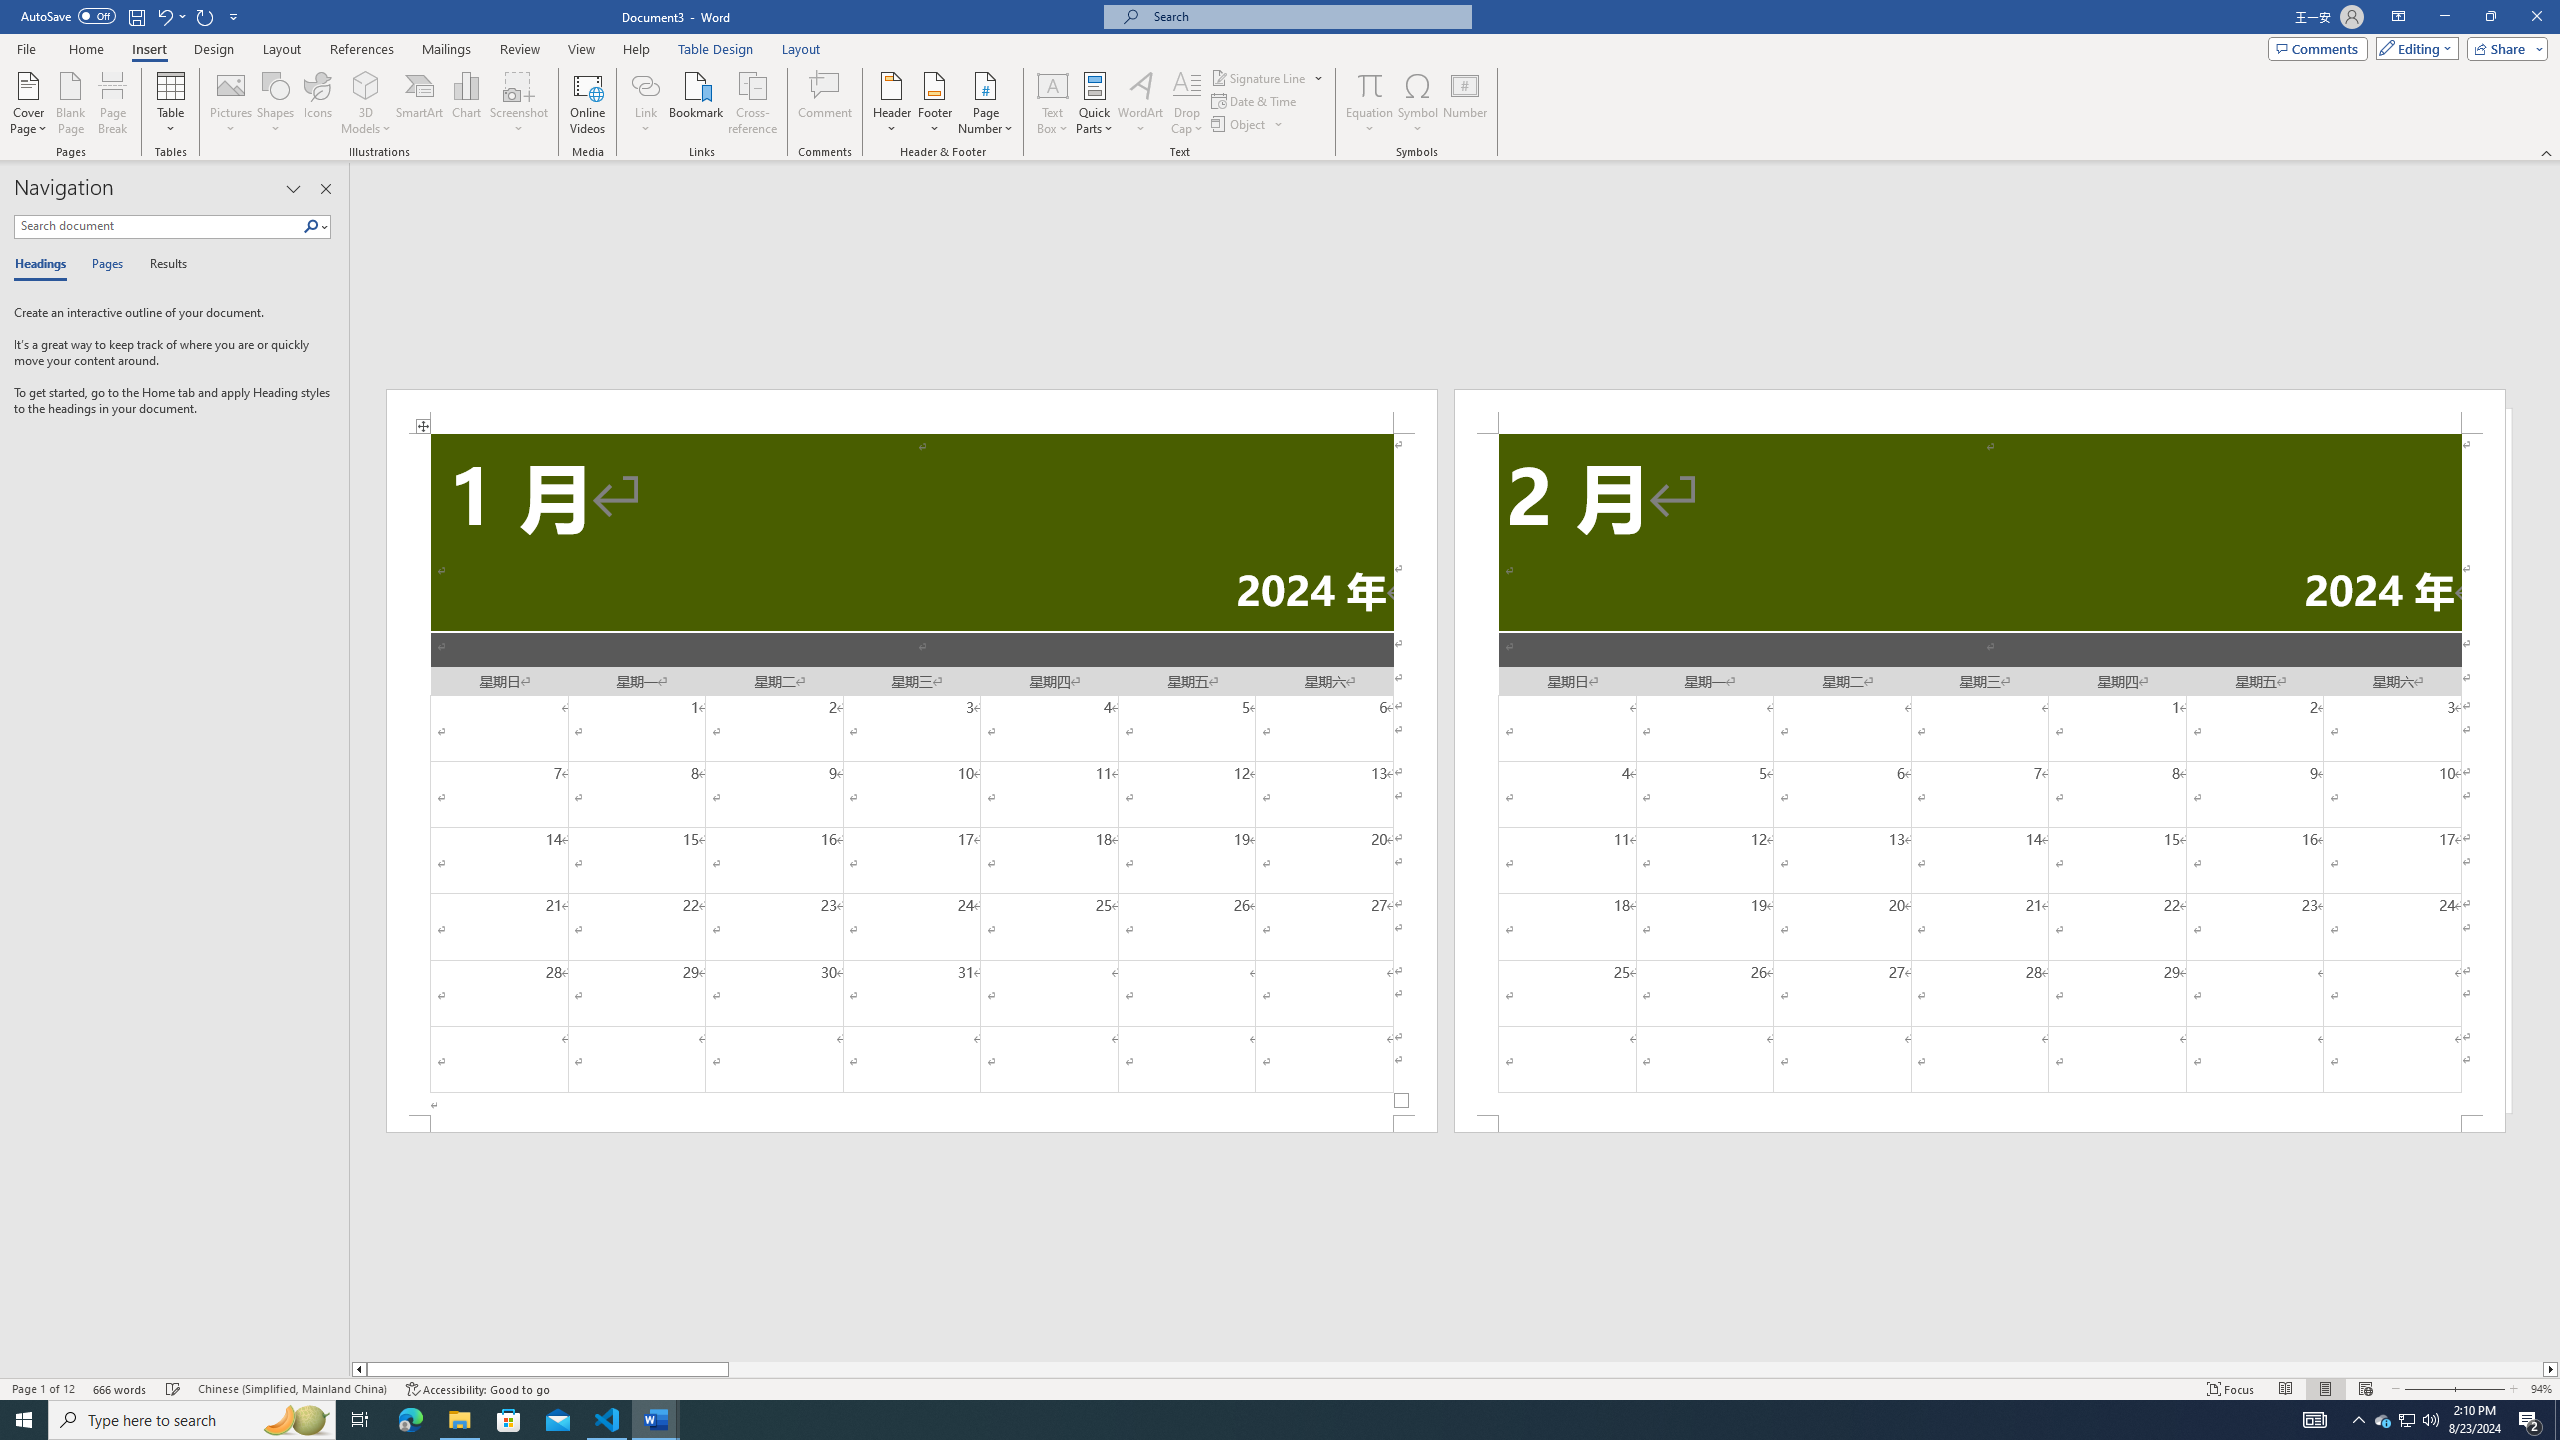  What do you see at coordinates (171, 103) in the screenshot?
I see `'Table'` at bounding box center [171, 103].